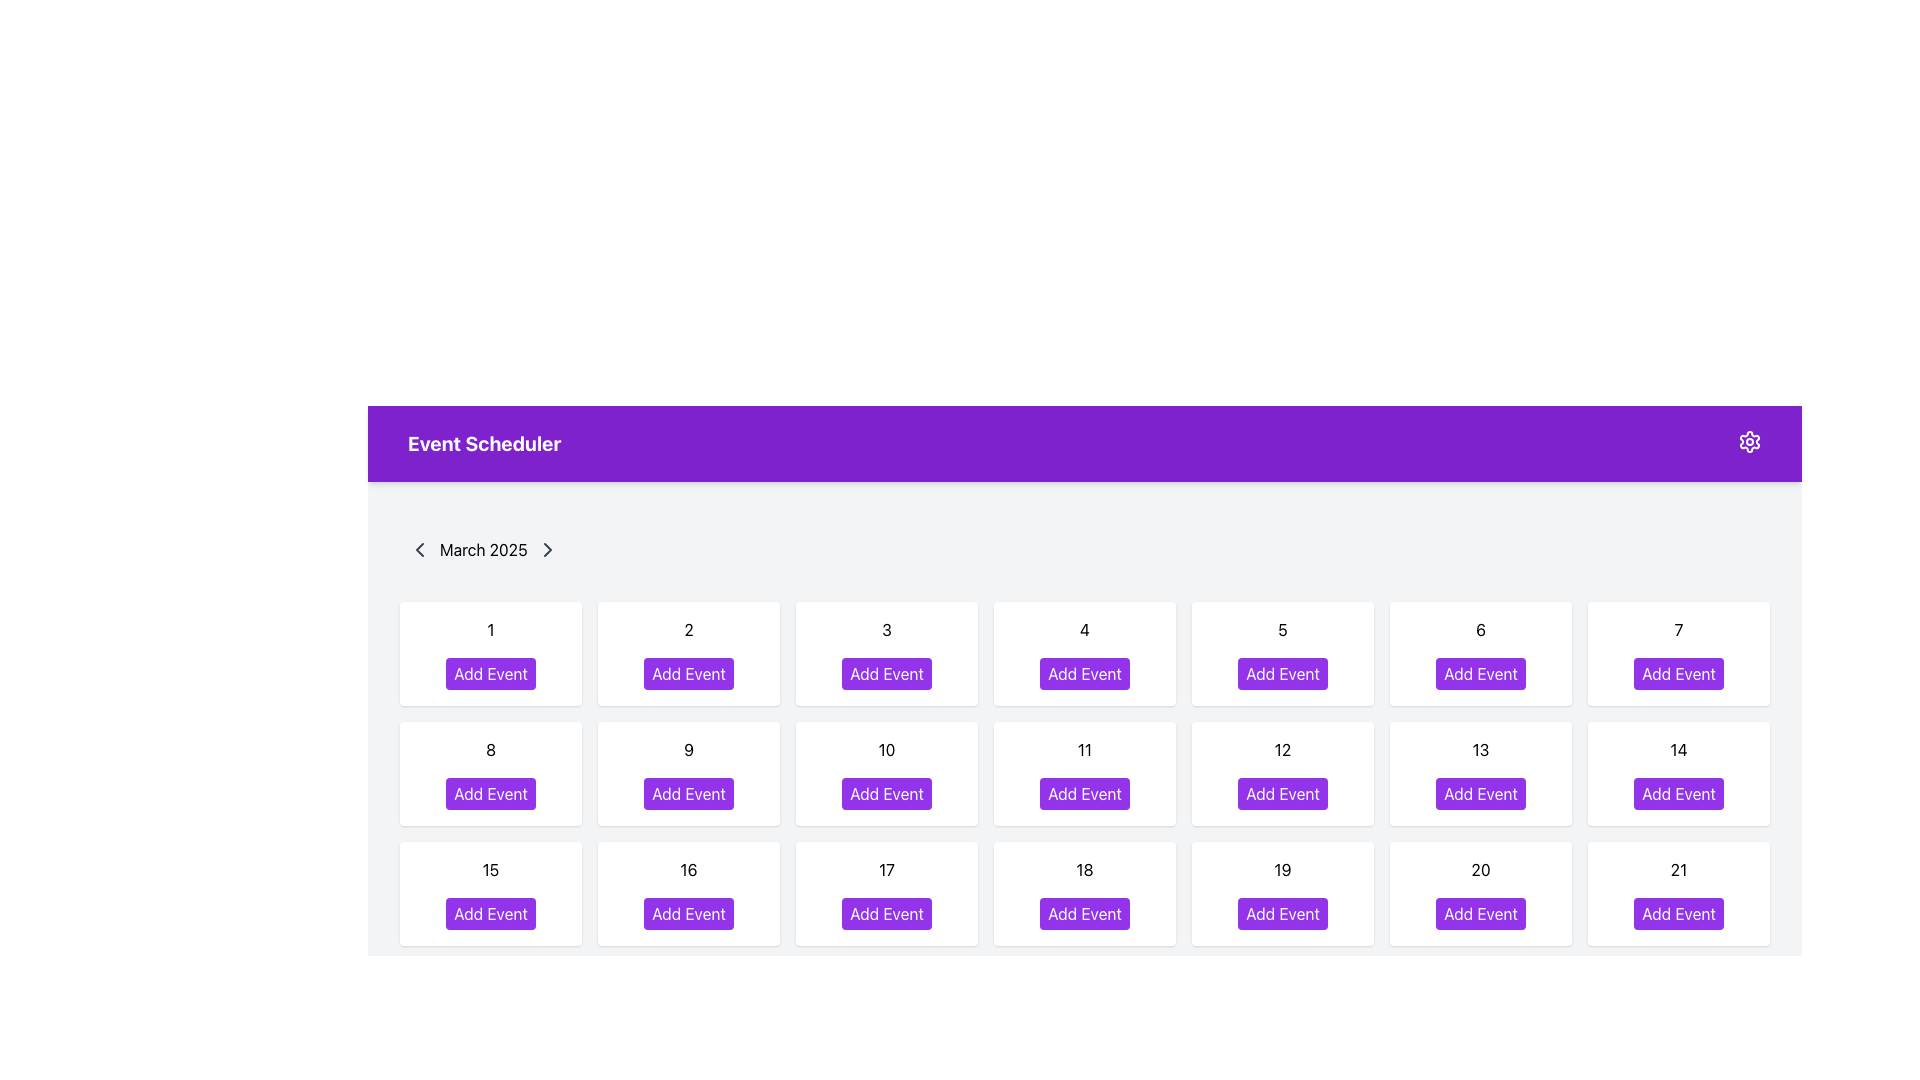 Image resolution: width=1920 pixels, height=1080 pixels. Describe the element at coordinates (1083, 914) in the screenshot. I see `the button` at that location.